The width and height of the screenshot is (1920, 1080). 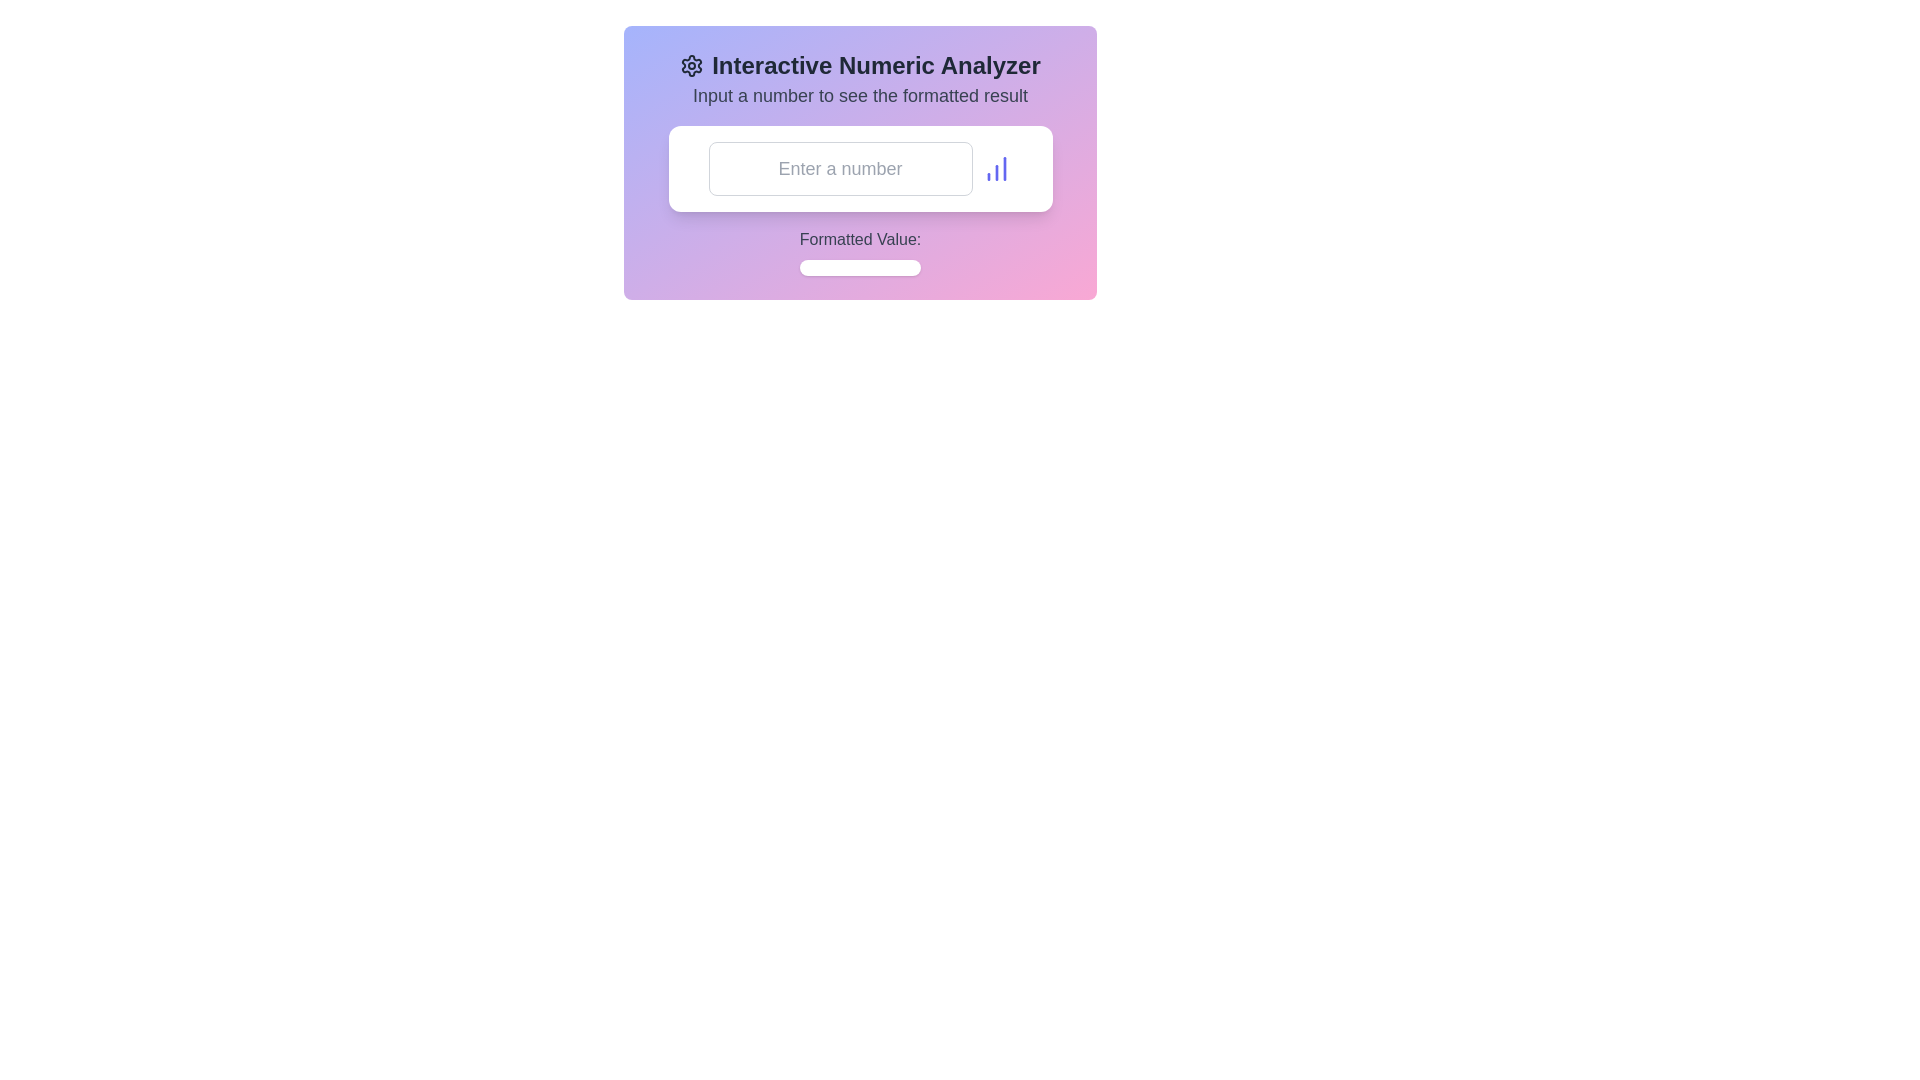 I want to click on the cogwheel icon representing settings located in the upper-left corner of the 'Interactive Numeric Analyzer' card, so click(x=692, y=64).